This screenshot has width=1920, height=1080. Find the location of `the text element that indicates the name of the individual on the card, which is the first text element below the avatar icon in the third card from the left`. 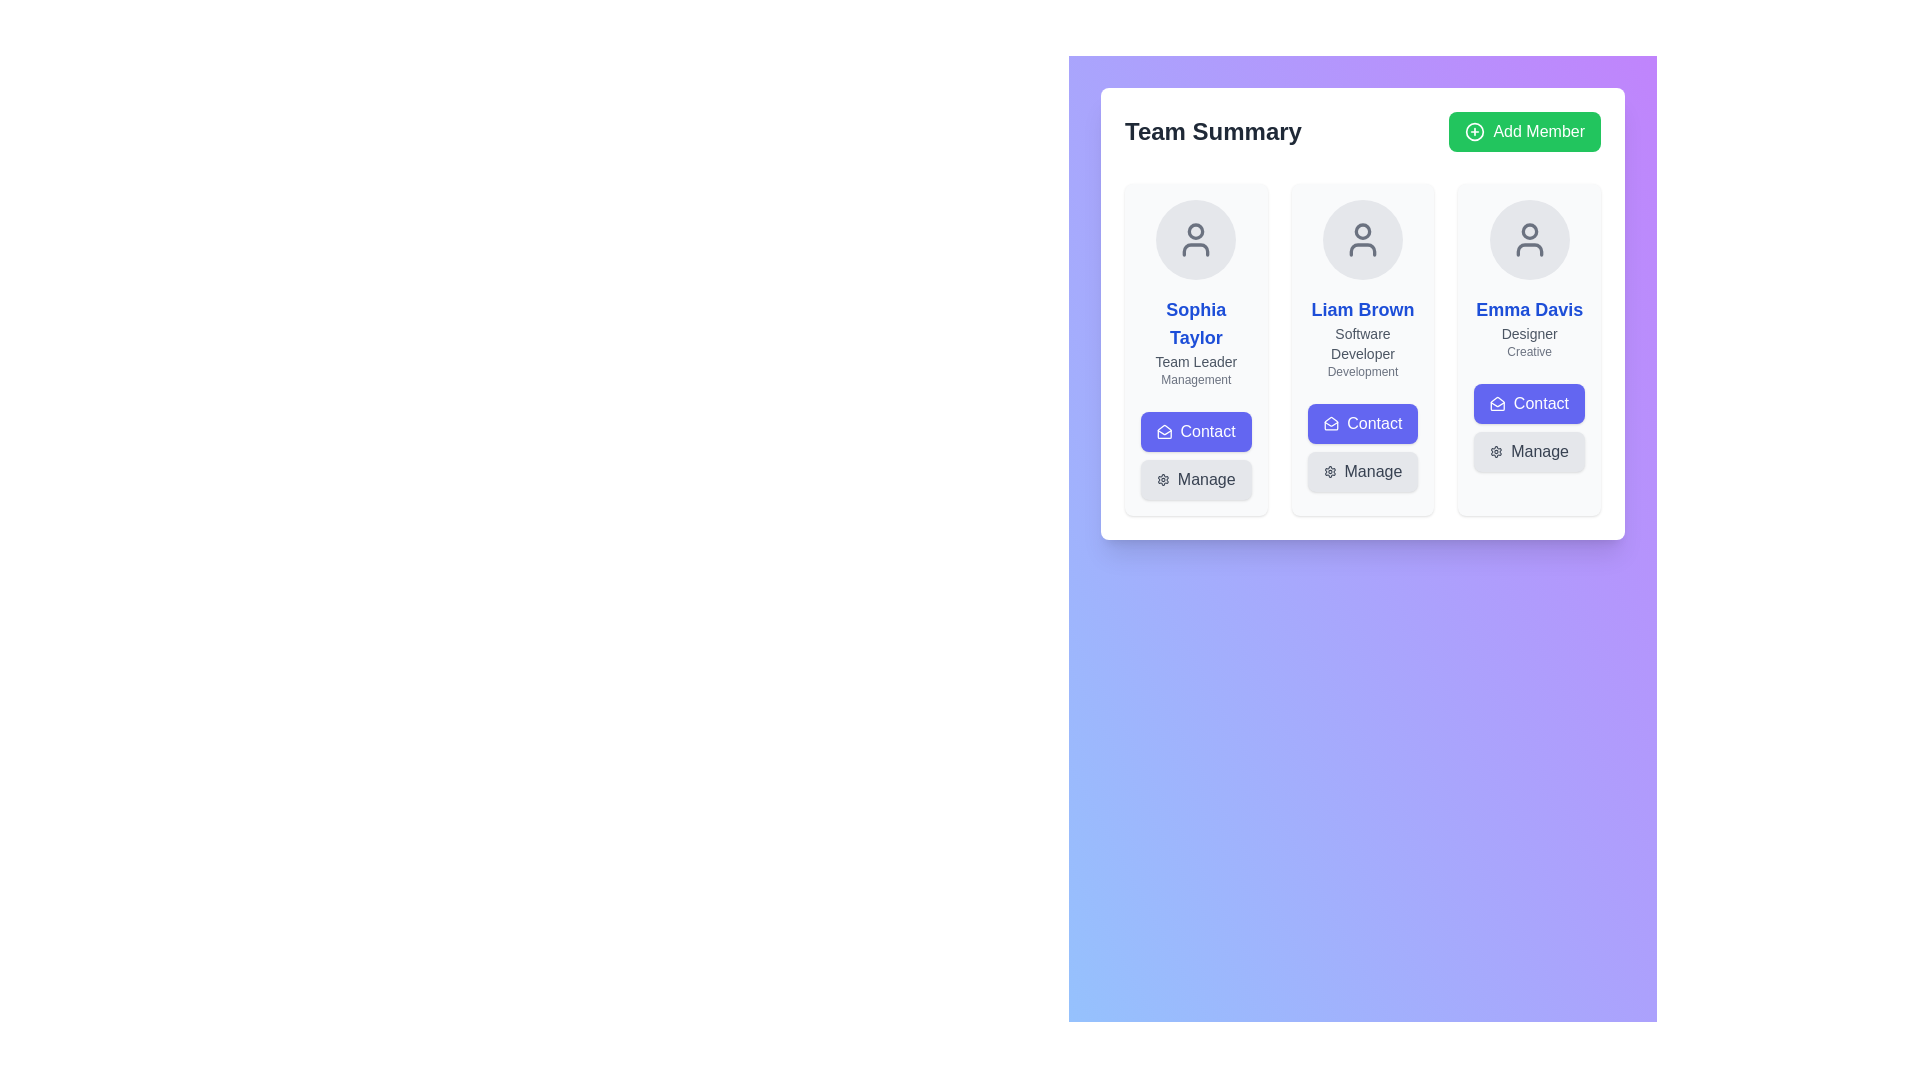

the text element that indicates the name of the individual on the card, which is the first text element below the avatar icon in the third card from the left is located at coordinates (1528, 309).